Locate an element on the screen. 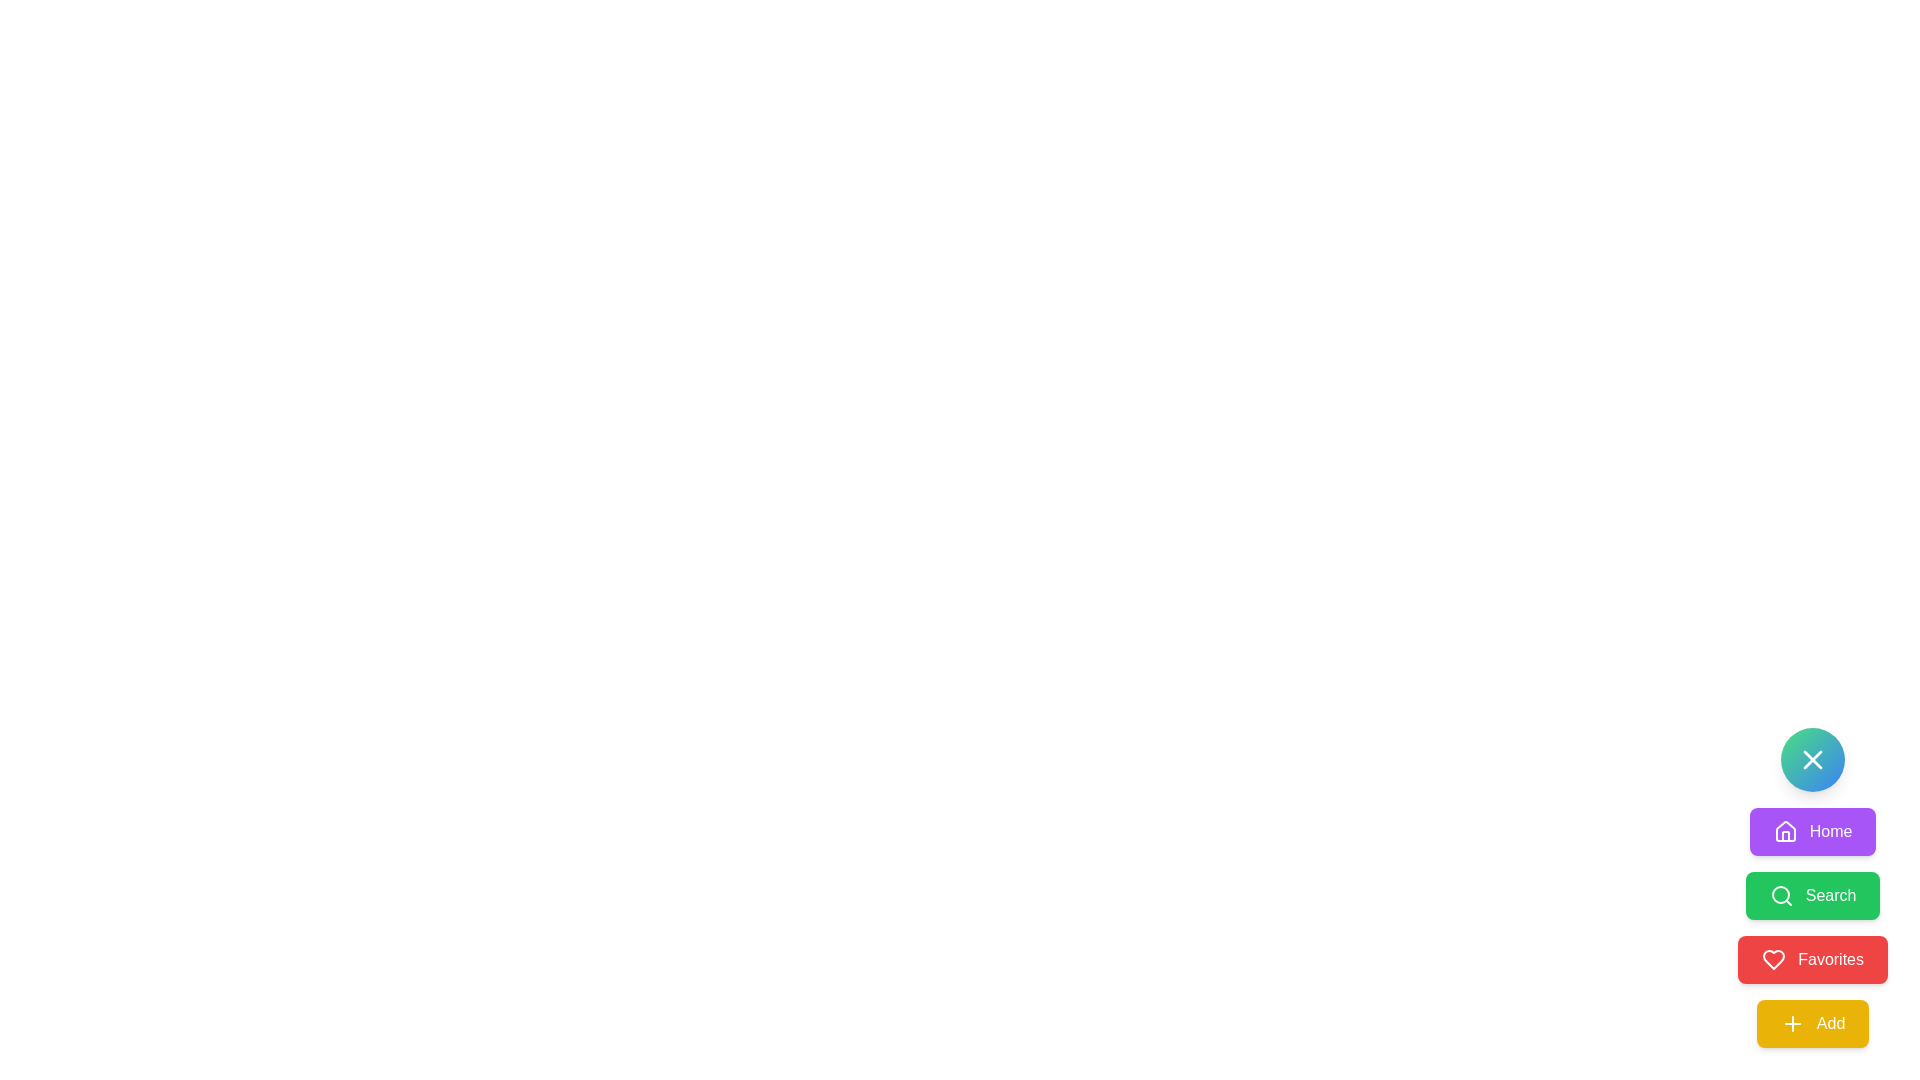 This screenshot has width=1920, height=1080. the circular search lens icon located within the 'Search' button, which is positioned below the 'Home' button and above the 'Favorites' button in the vertical button group on the right side of the interface is located at coordinates (1780, 893).